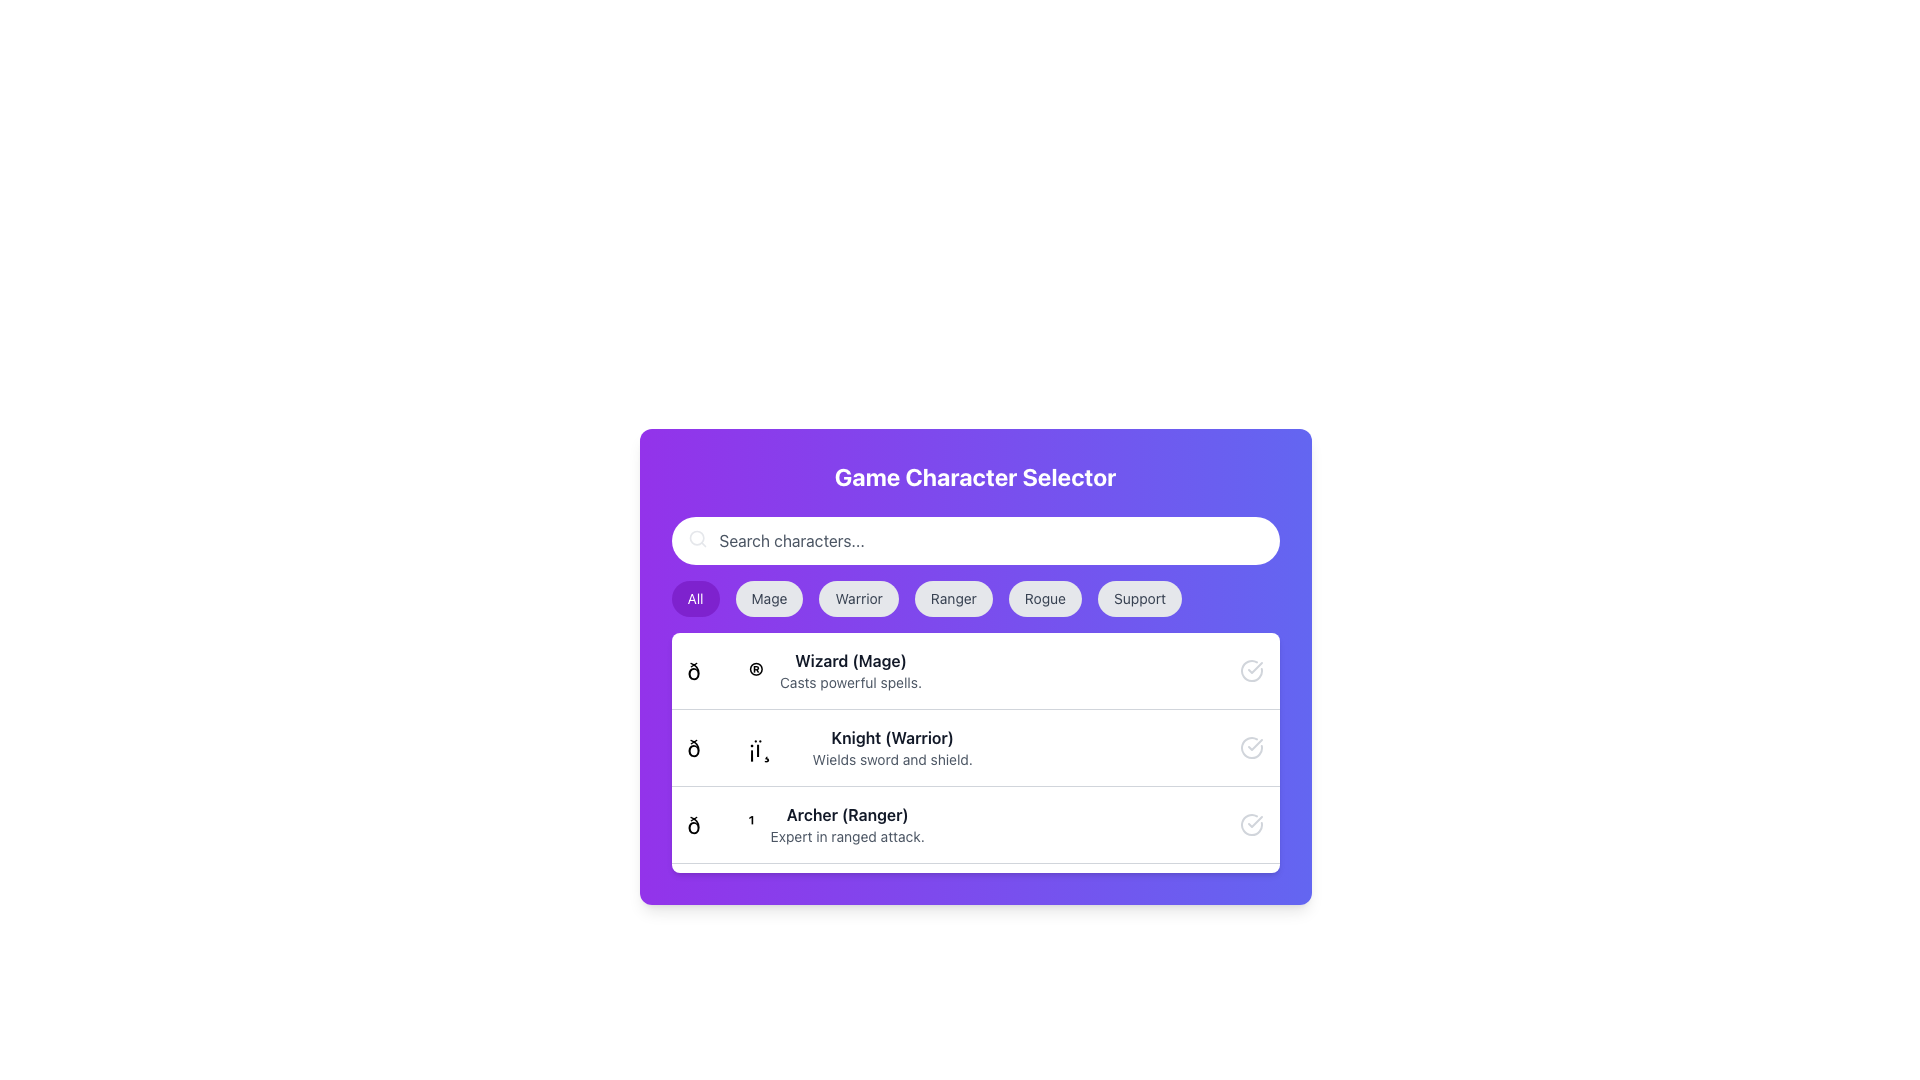 The height and width of the screenshot is (1080, 1920). What do you see at coordinates (975, 477) in the screenshot?
I see `the header displaying 'Game Character Selector', which is a bold, large white text on a gradient background` at bounding box center [975, 477].